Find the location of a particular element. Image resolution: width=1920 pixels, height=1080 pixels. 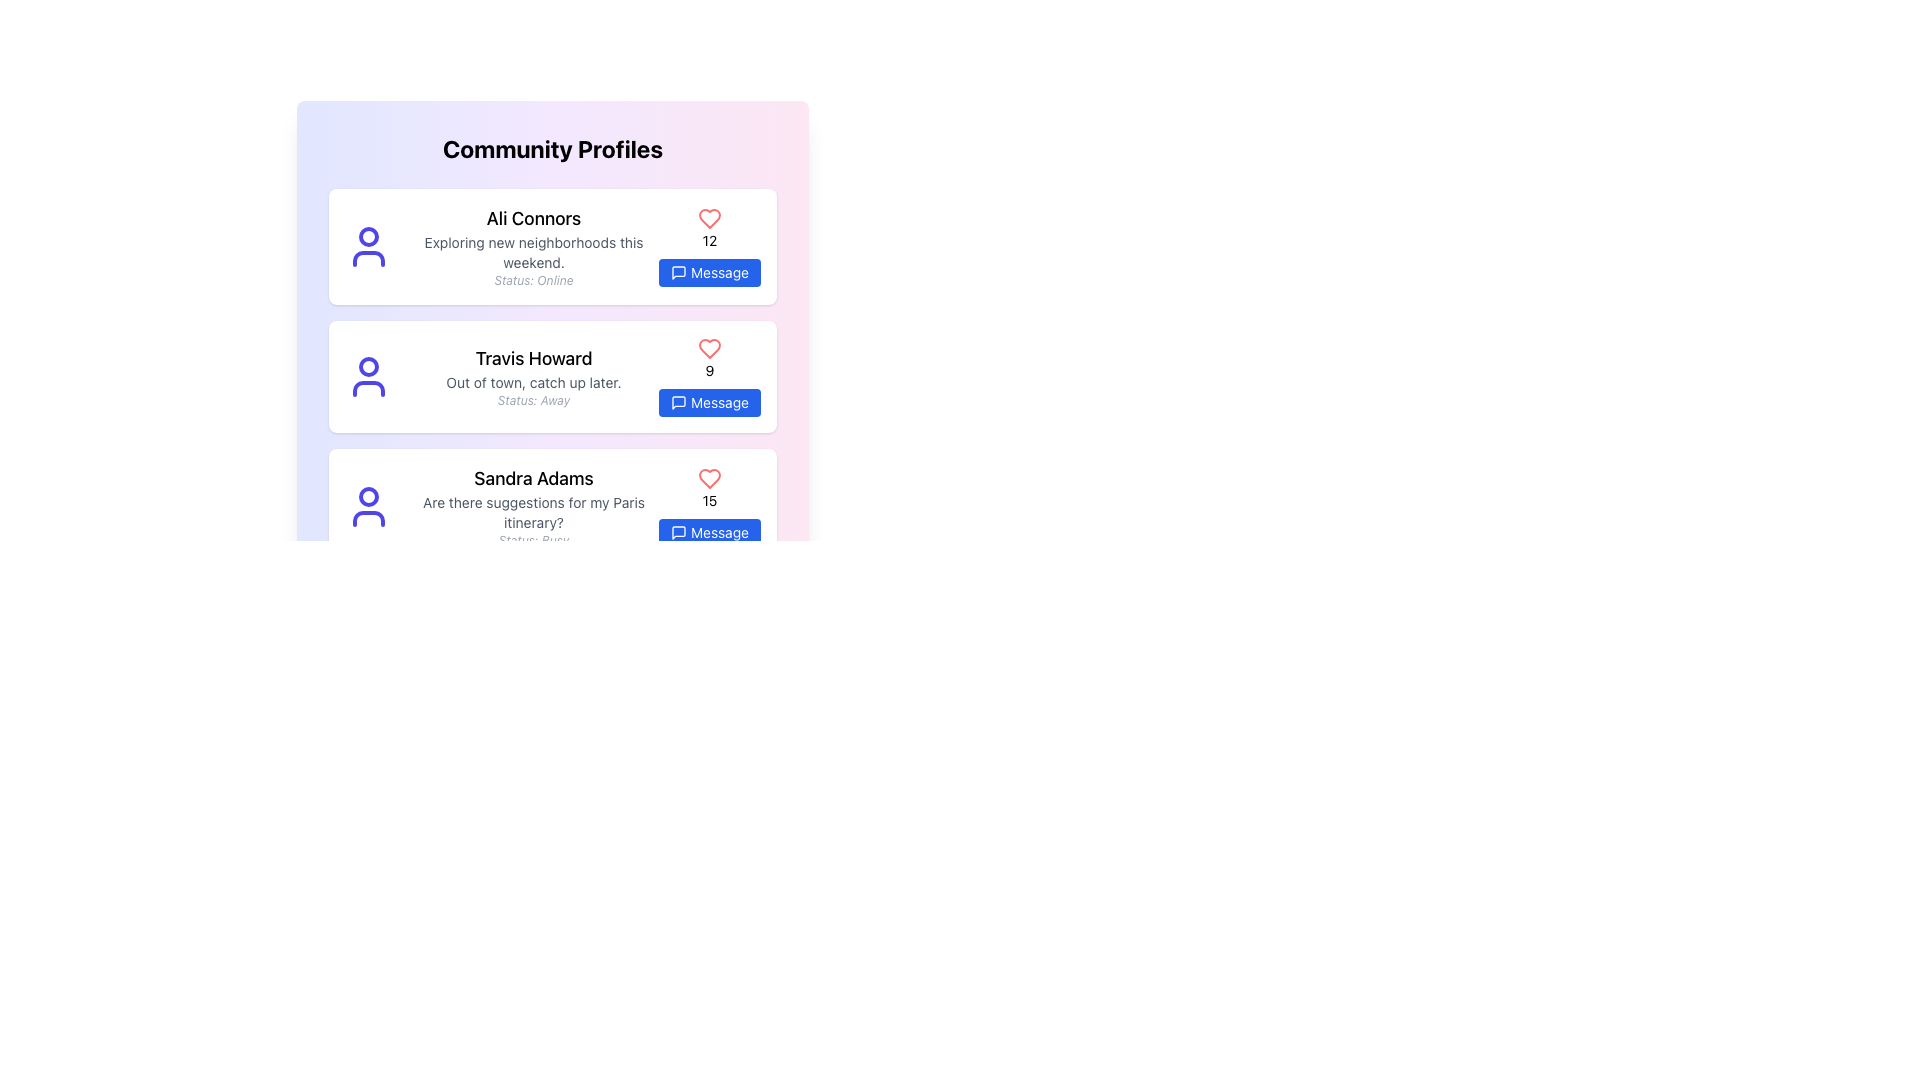

the heart icon in the interaction statistic display for Ali Connors is located at coordinates (710, 245).